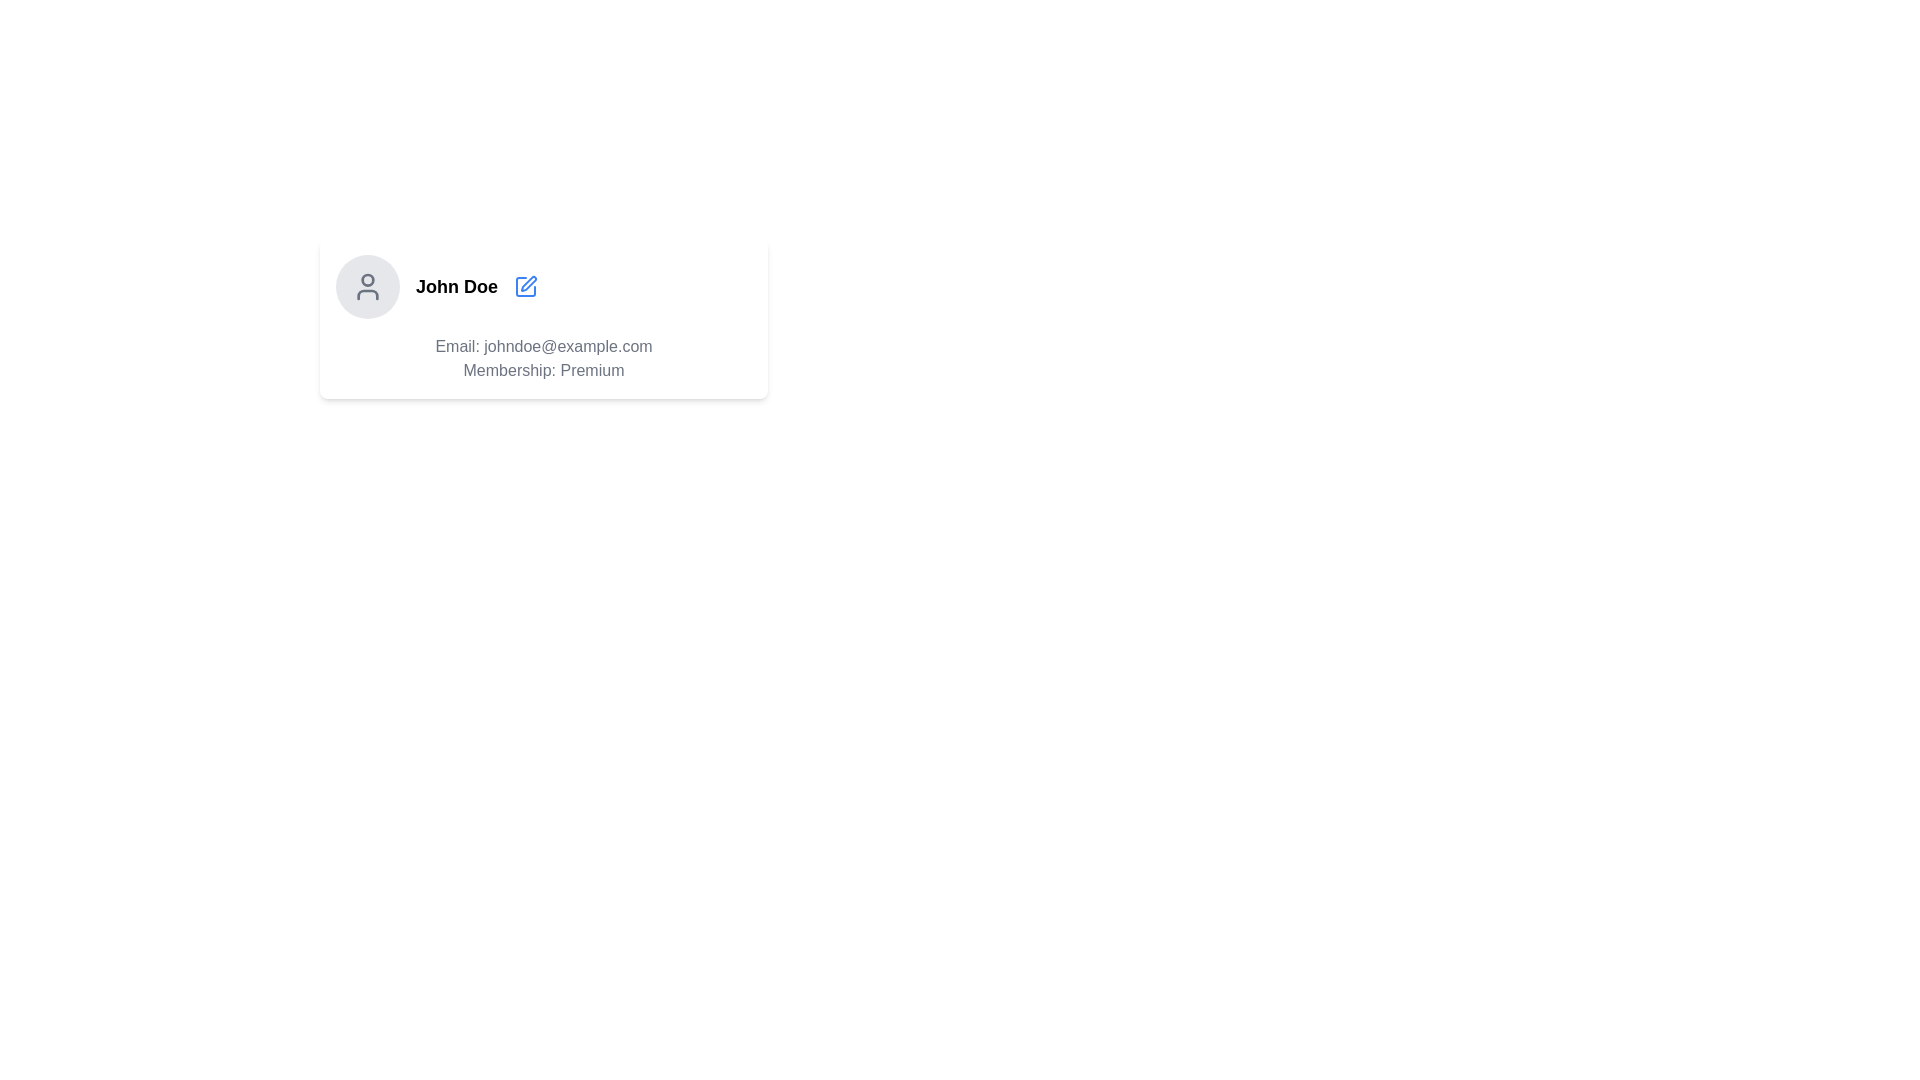 This screenshot has height=1080, width=1920. I want to click on the static text element displaying 'Email: johndoe@example.com', which is located in the user profile section above the 'Membership: Premium' text, so click(543, 346).